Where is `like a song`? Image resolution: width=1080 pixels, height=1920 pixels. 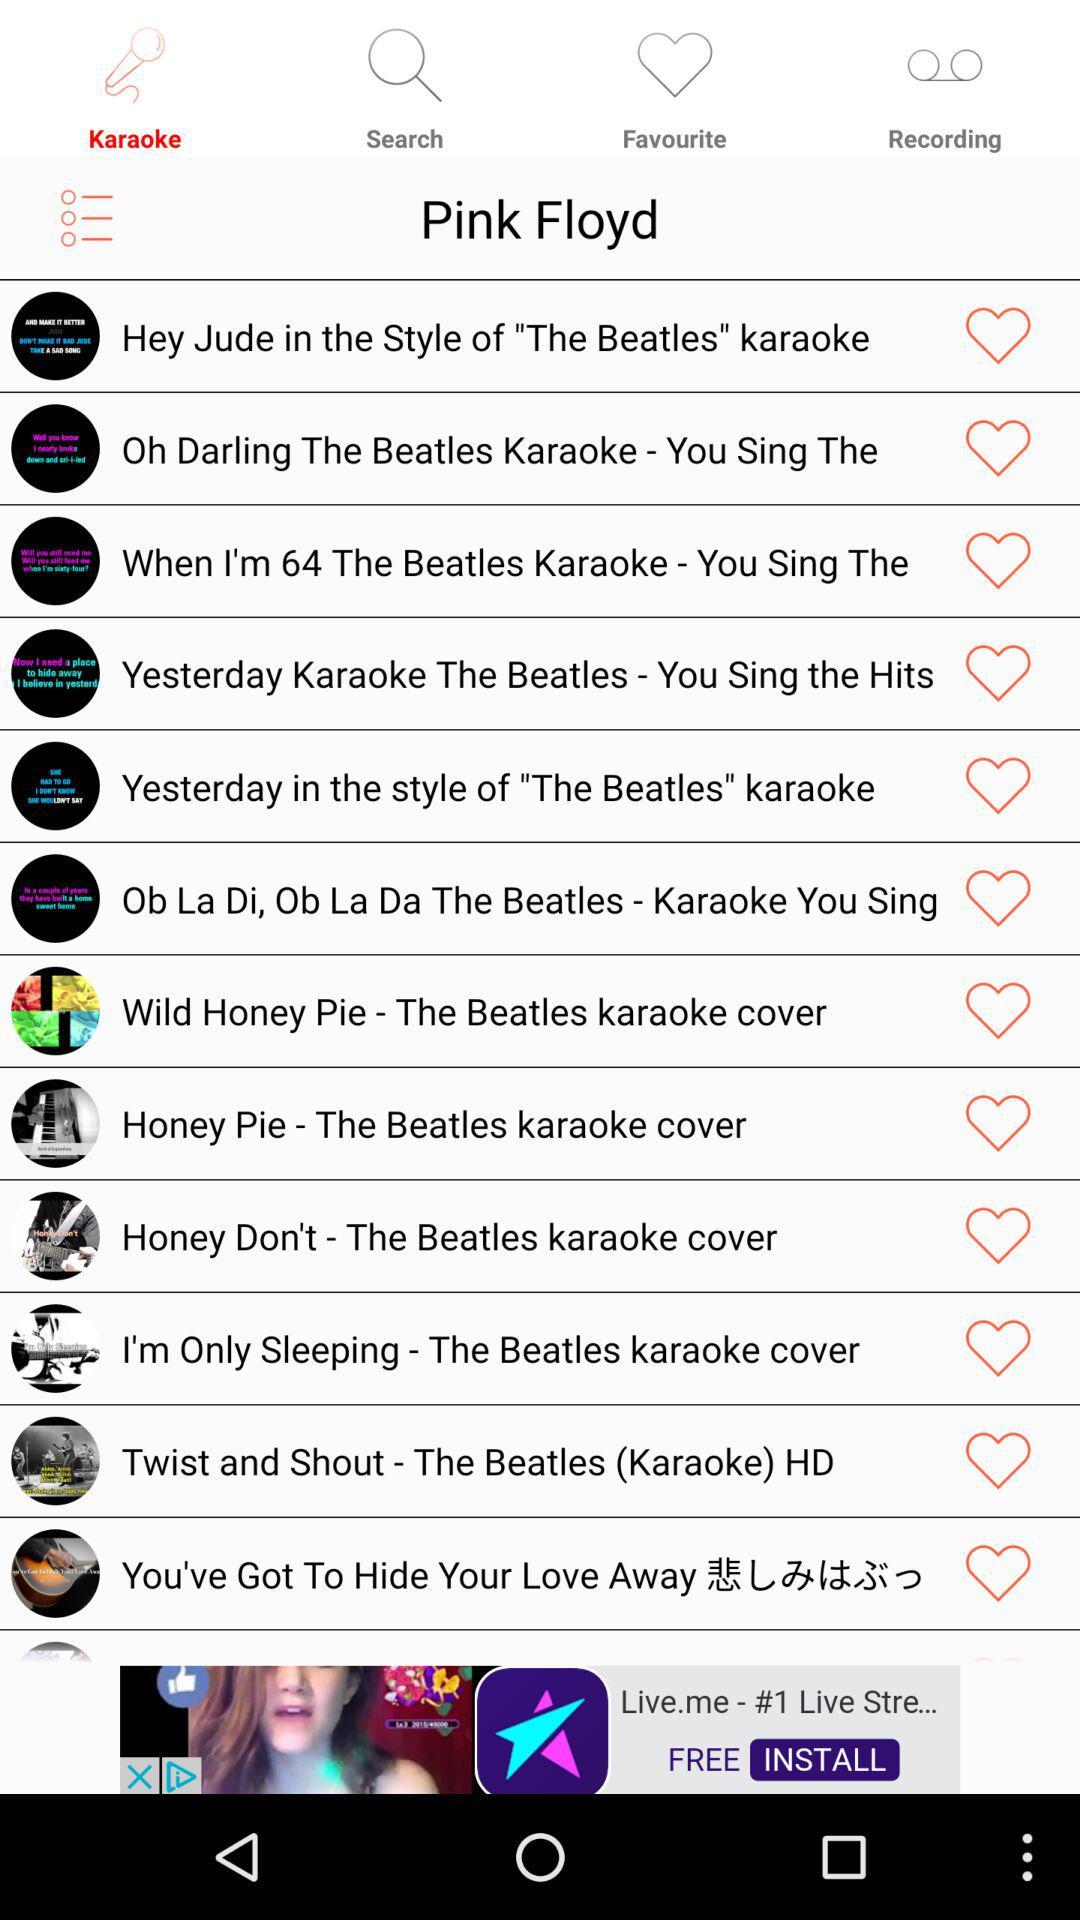
like a song is located at coordinates (998, 1011).